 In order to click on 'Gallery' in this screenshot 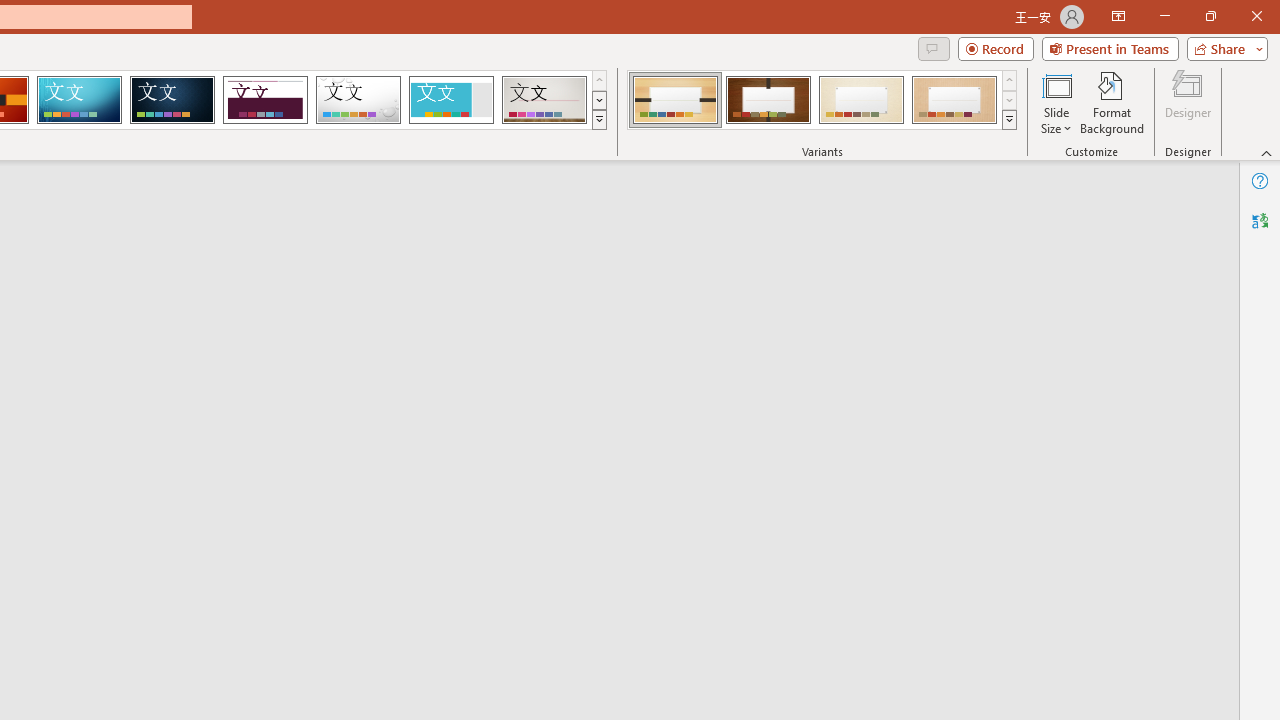, I will do `click(544, 100)`.